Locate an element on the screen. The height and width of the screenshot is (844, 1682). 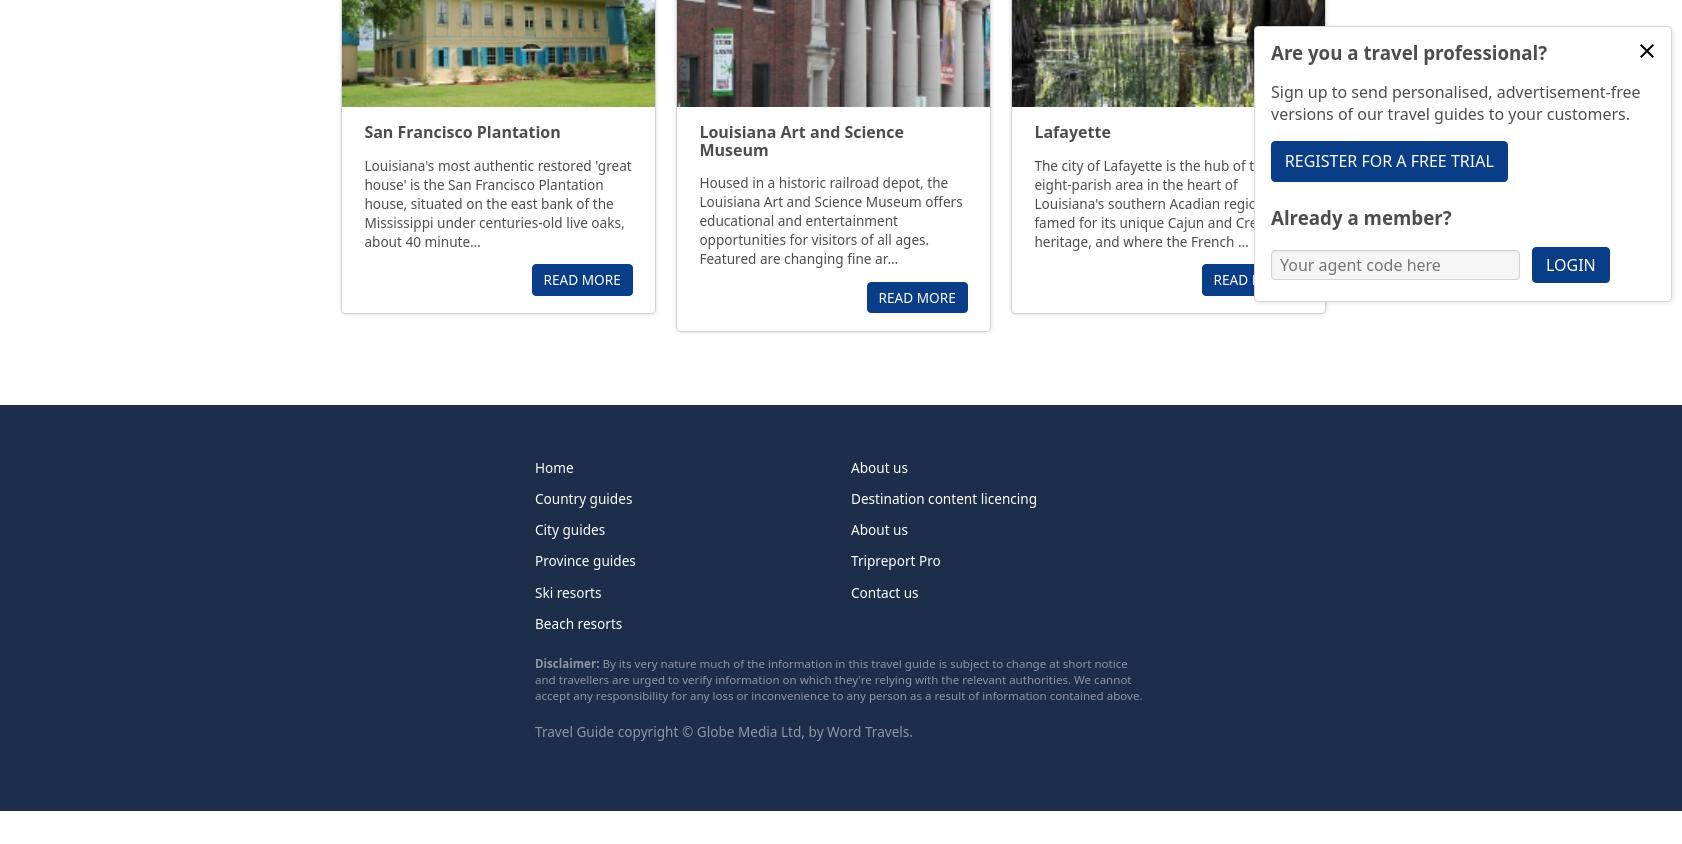
'Contact us' is located at coordinates (883, 591).